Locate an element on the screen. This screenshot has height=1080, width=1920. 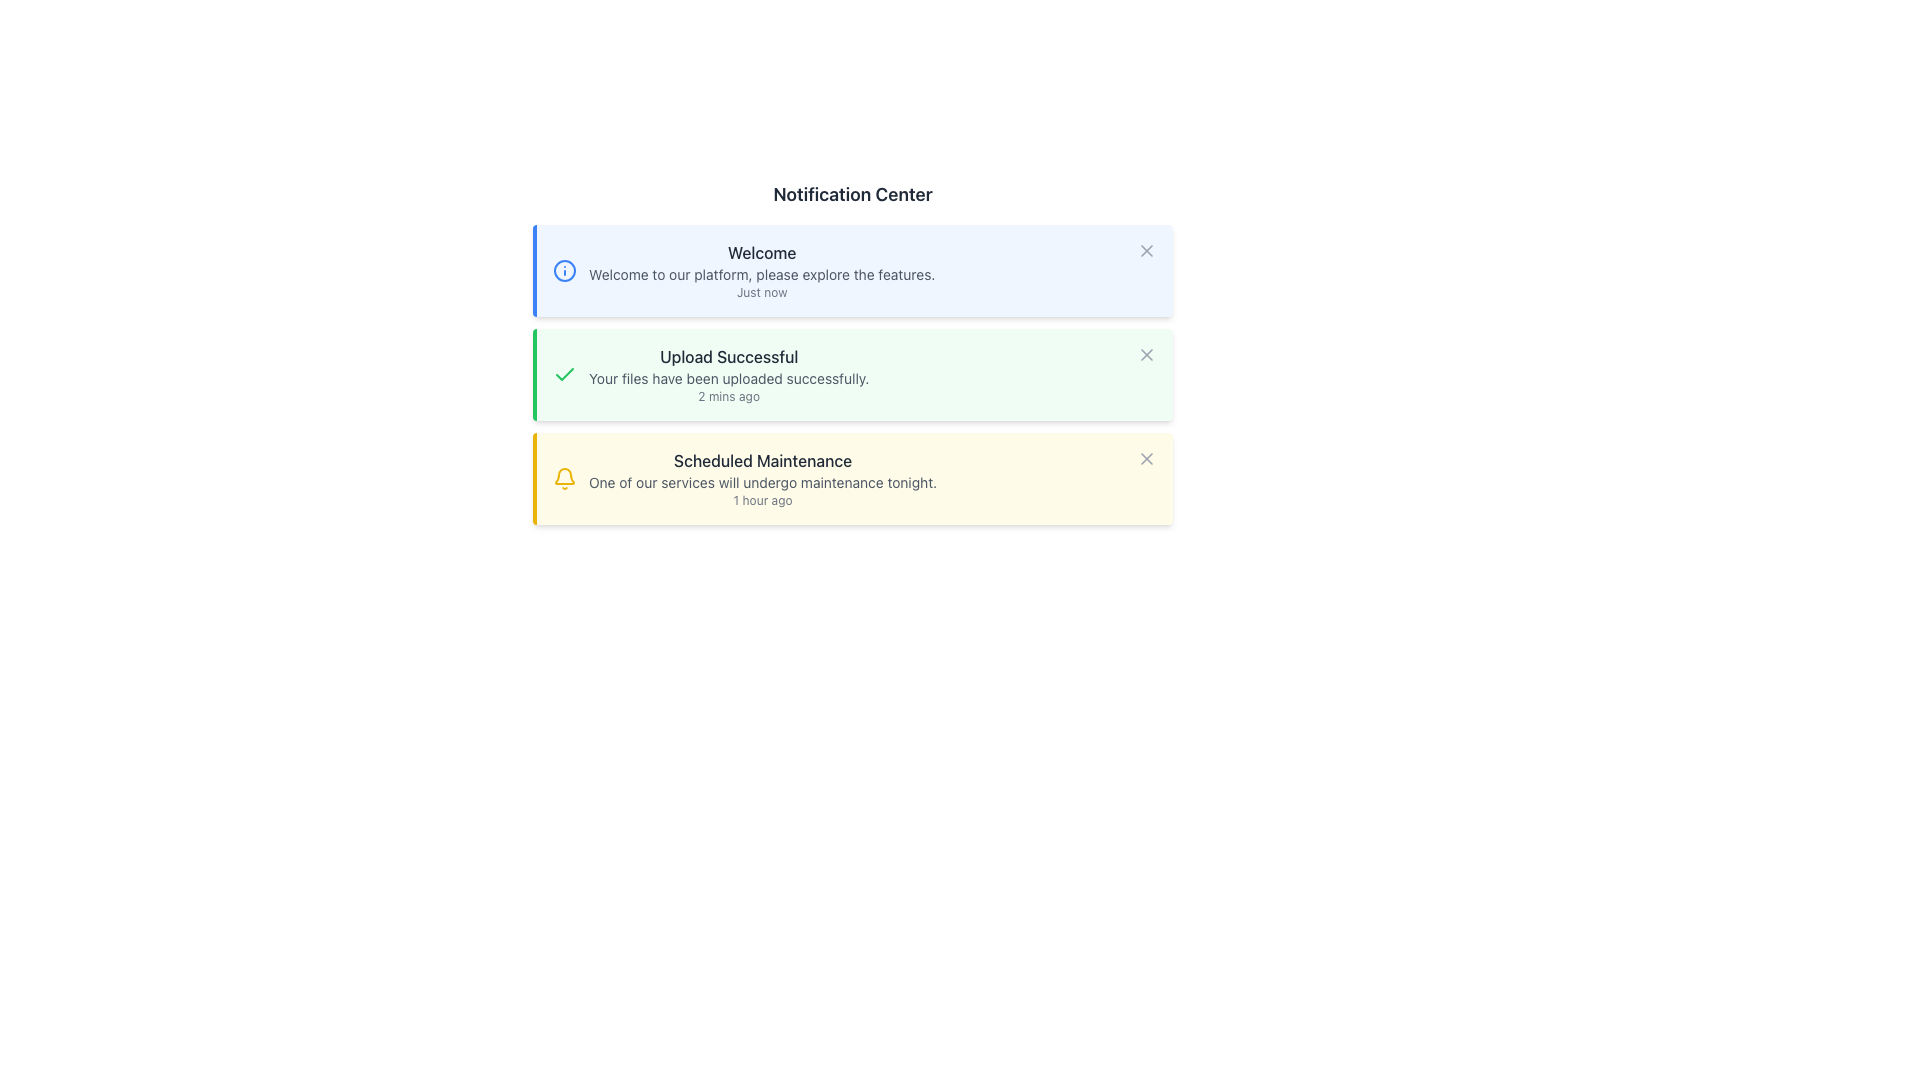
the notification icon that indicates scheduled maintenance, located at the top-left corner of the 'Scheduled Maintenance' notification card is located at coordinates (564, 478).